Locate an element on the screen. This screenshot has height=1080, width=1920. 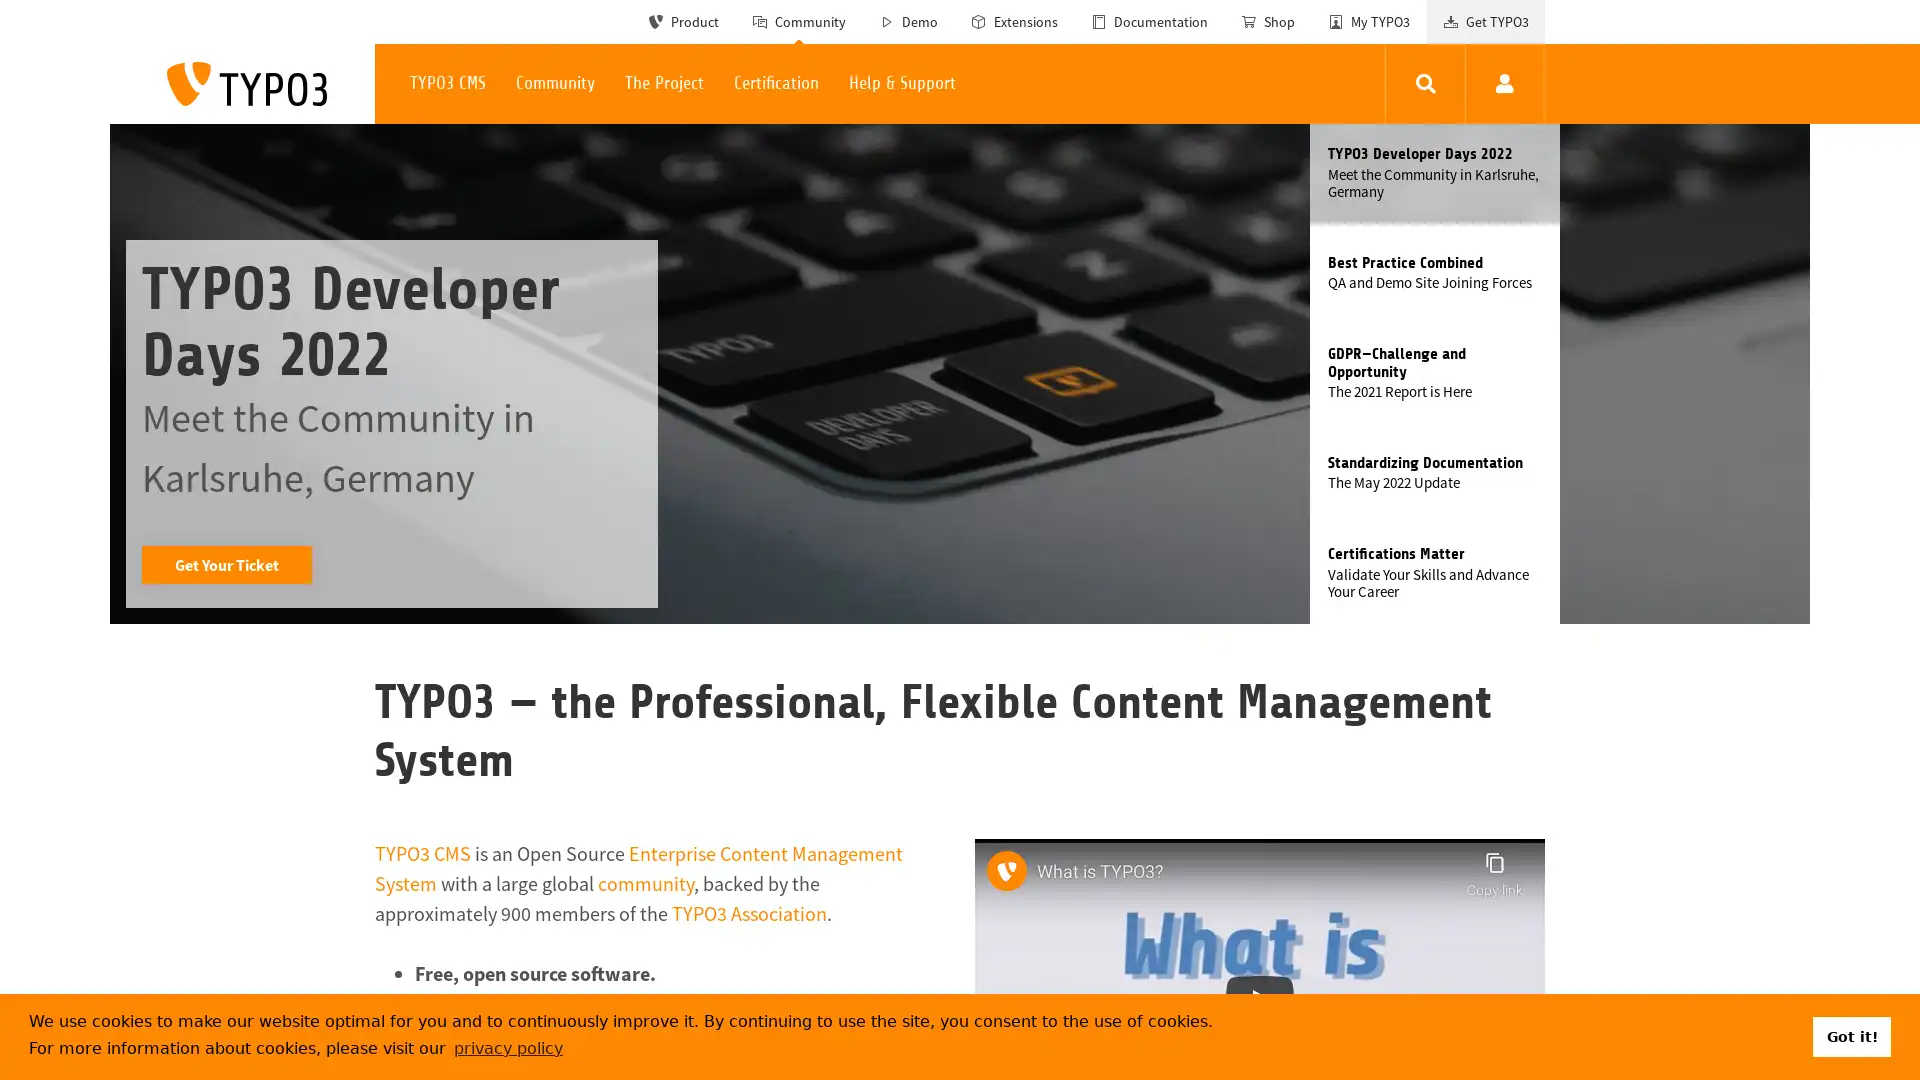
dismiss cookie message is located at coordinates (1851, 1035).